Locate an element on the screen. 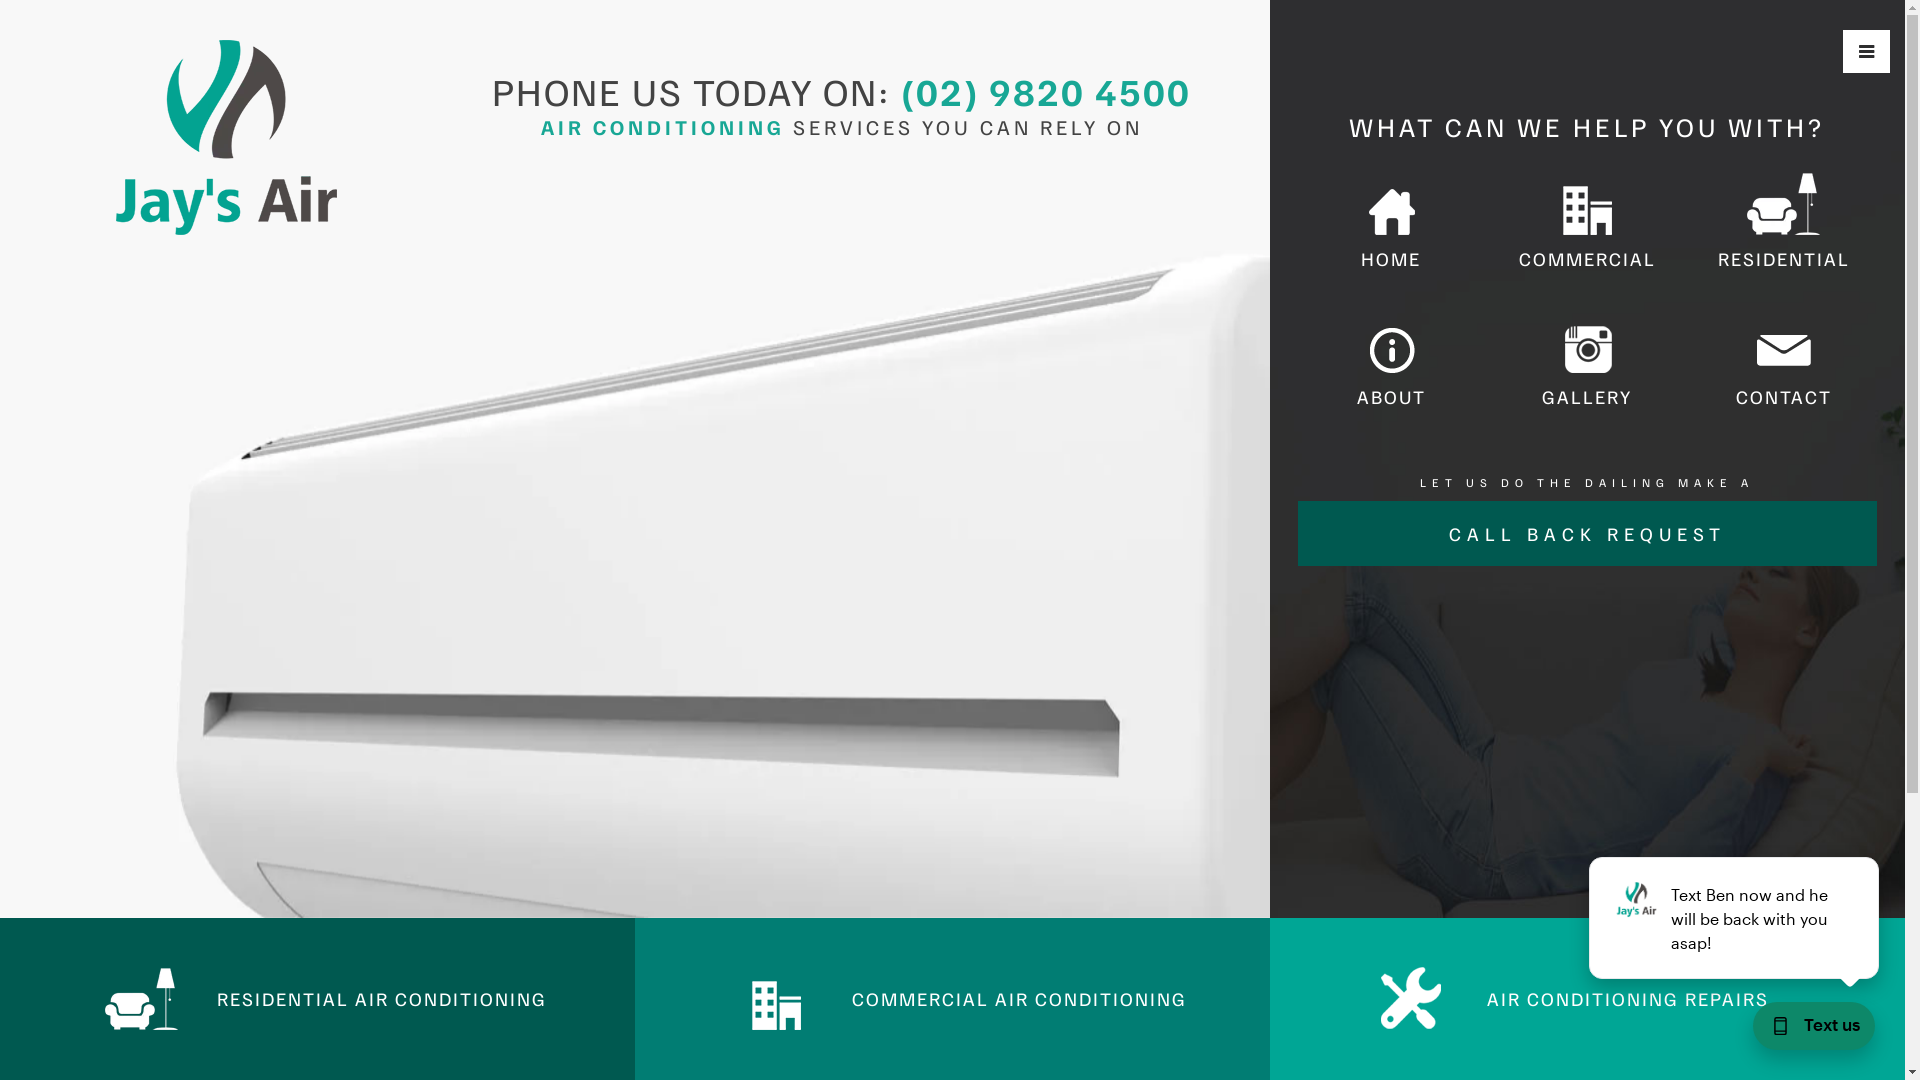 Image resolution: width=1920 pixels, height=1080 pixels. 'COMMERCIAL' is located at coordinates (1586, 223).